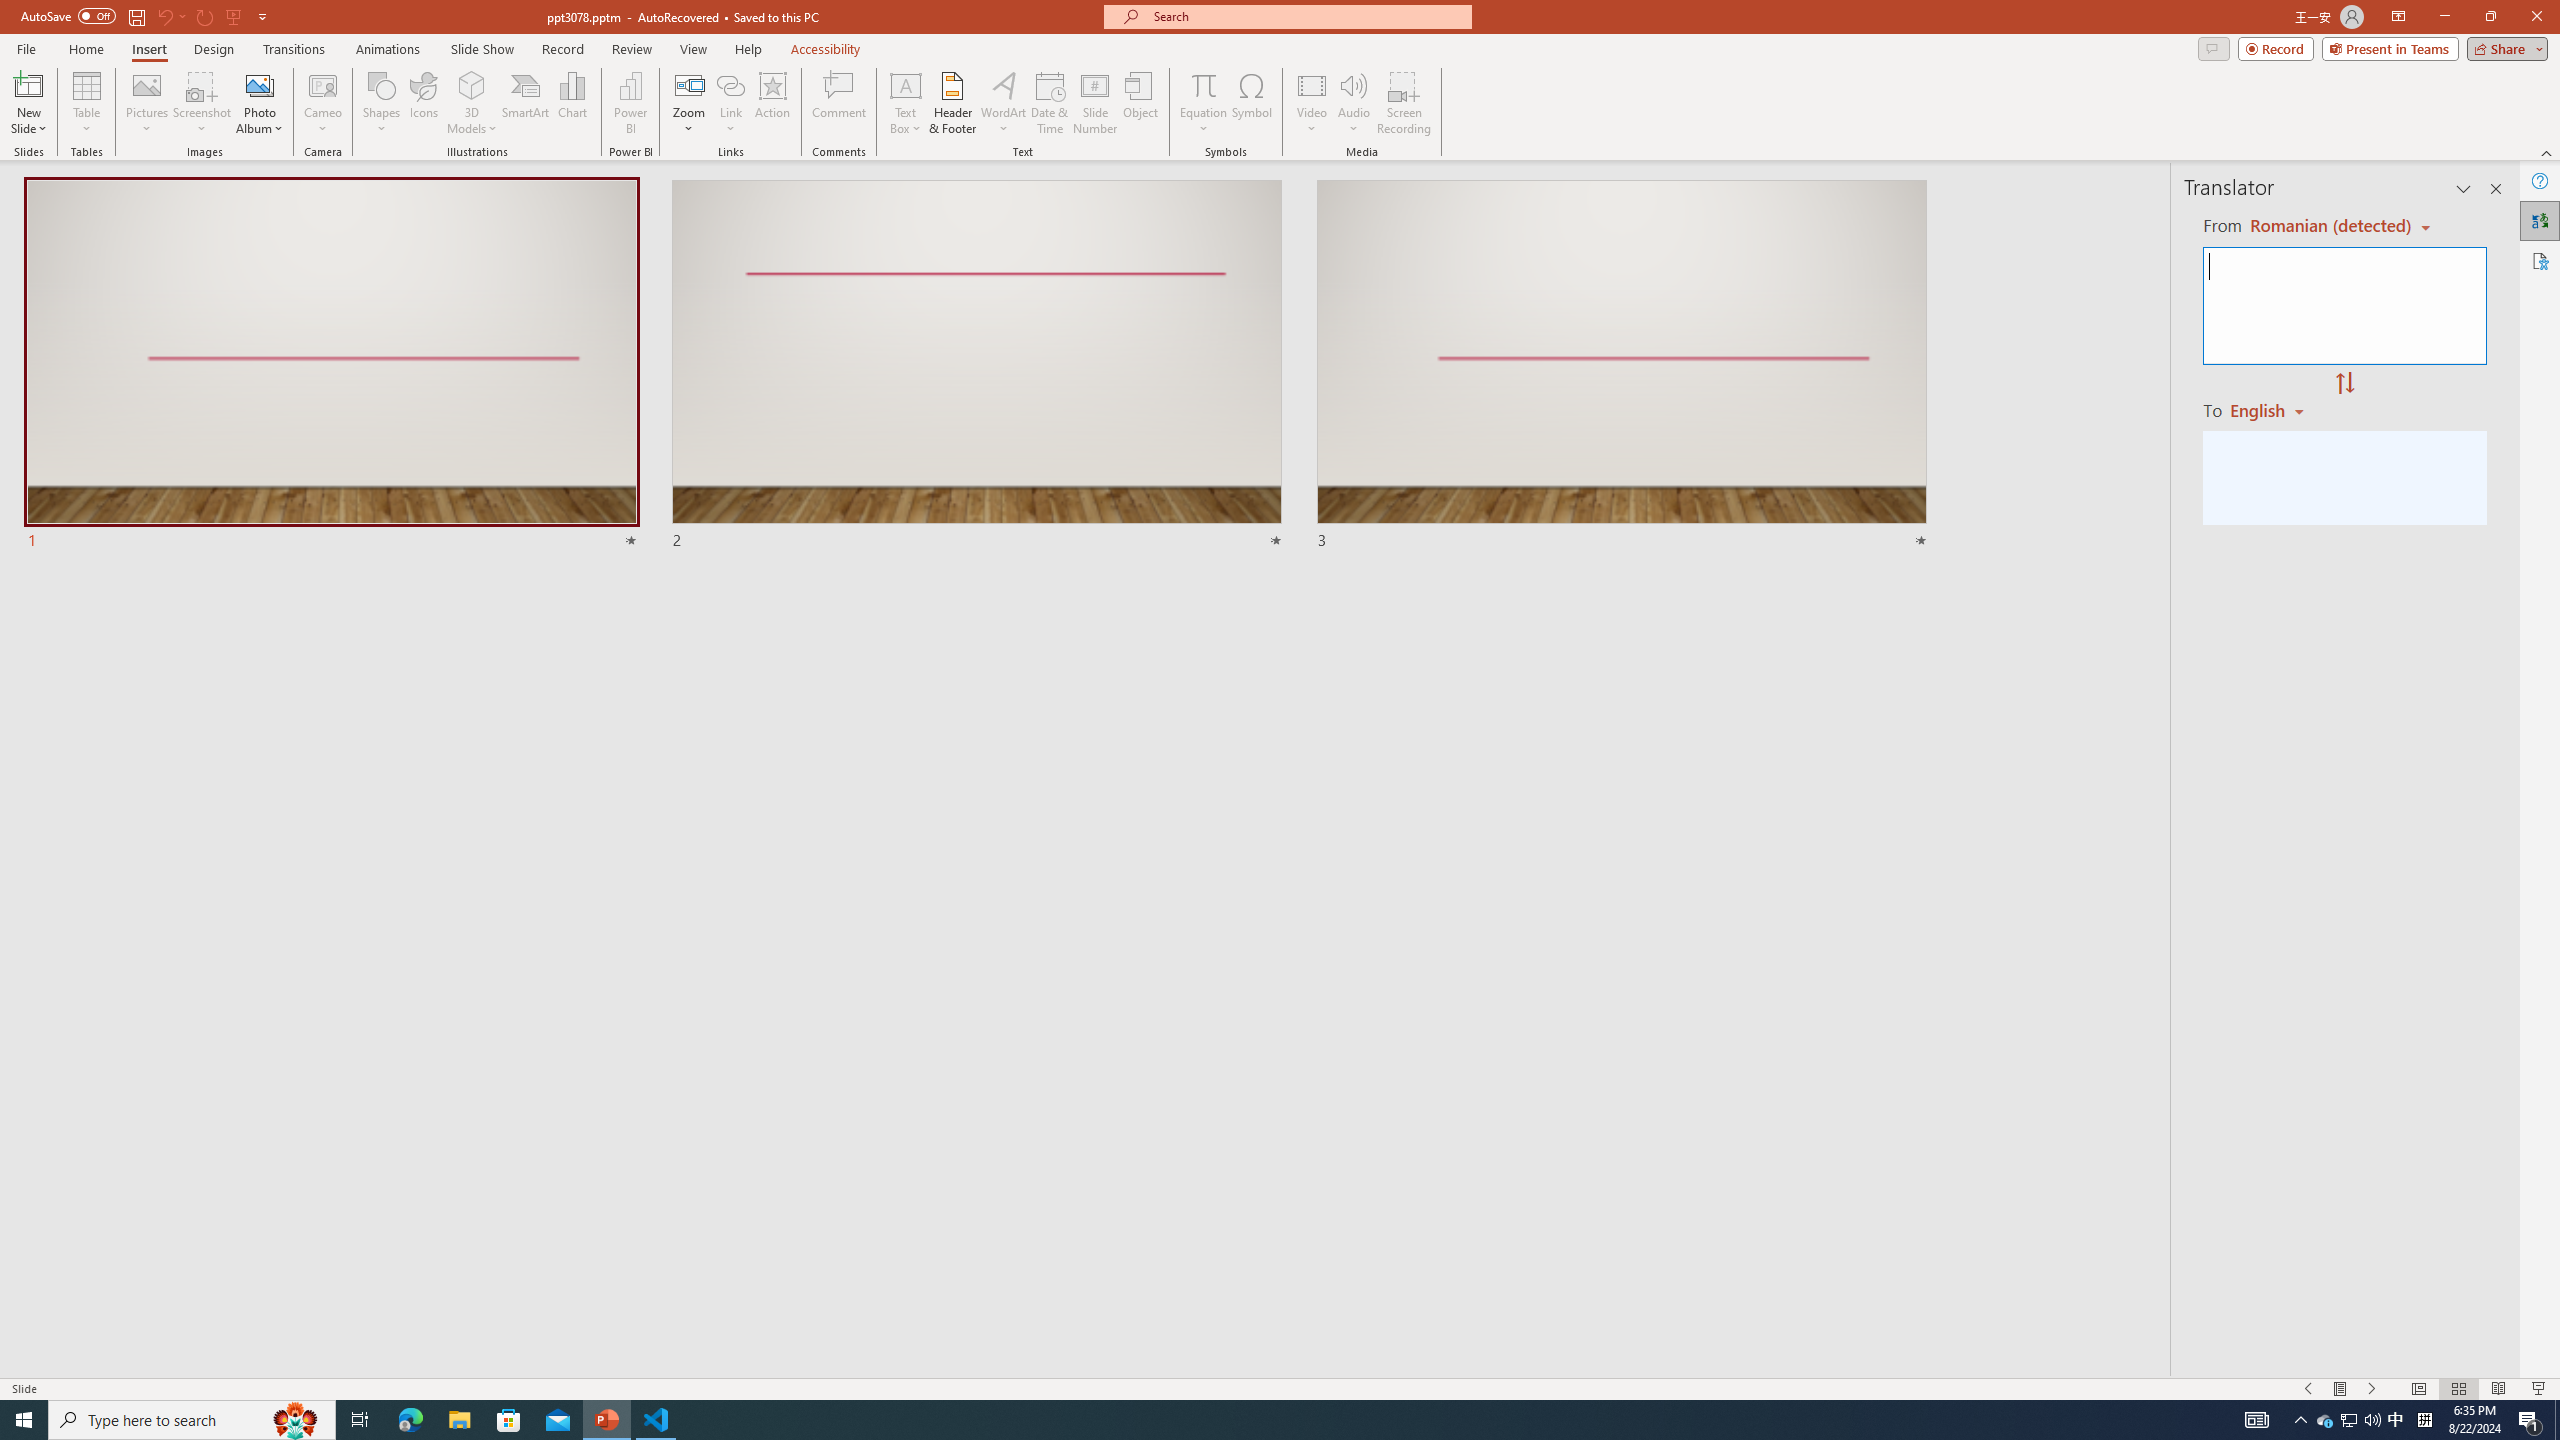  I want to click on 'Date & Time...', so click(1048, 103).